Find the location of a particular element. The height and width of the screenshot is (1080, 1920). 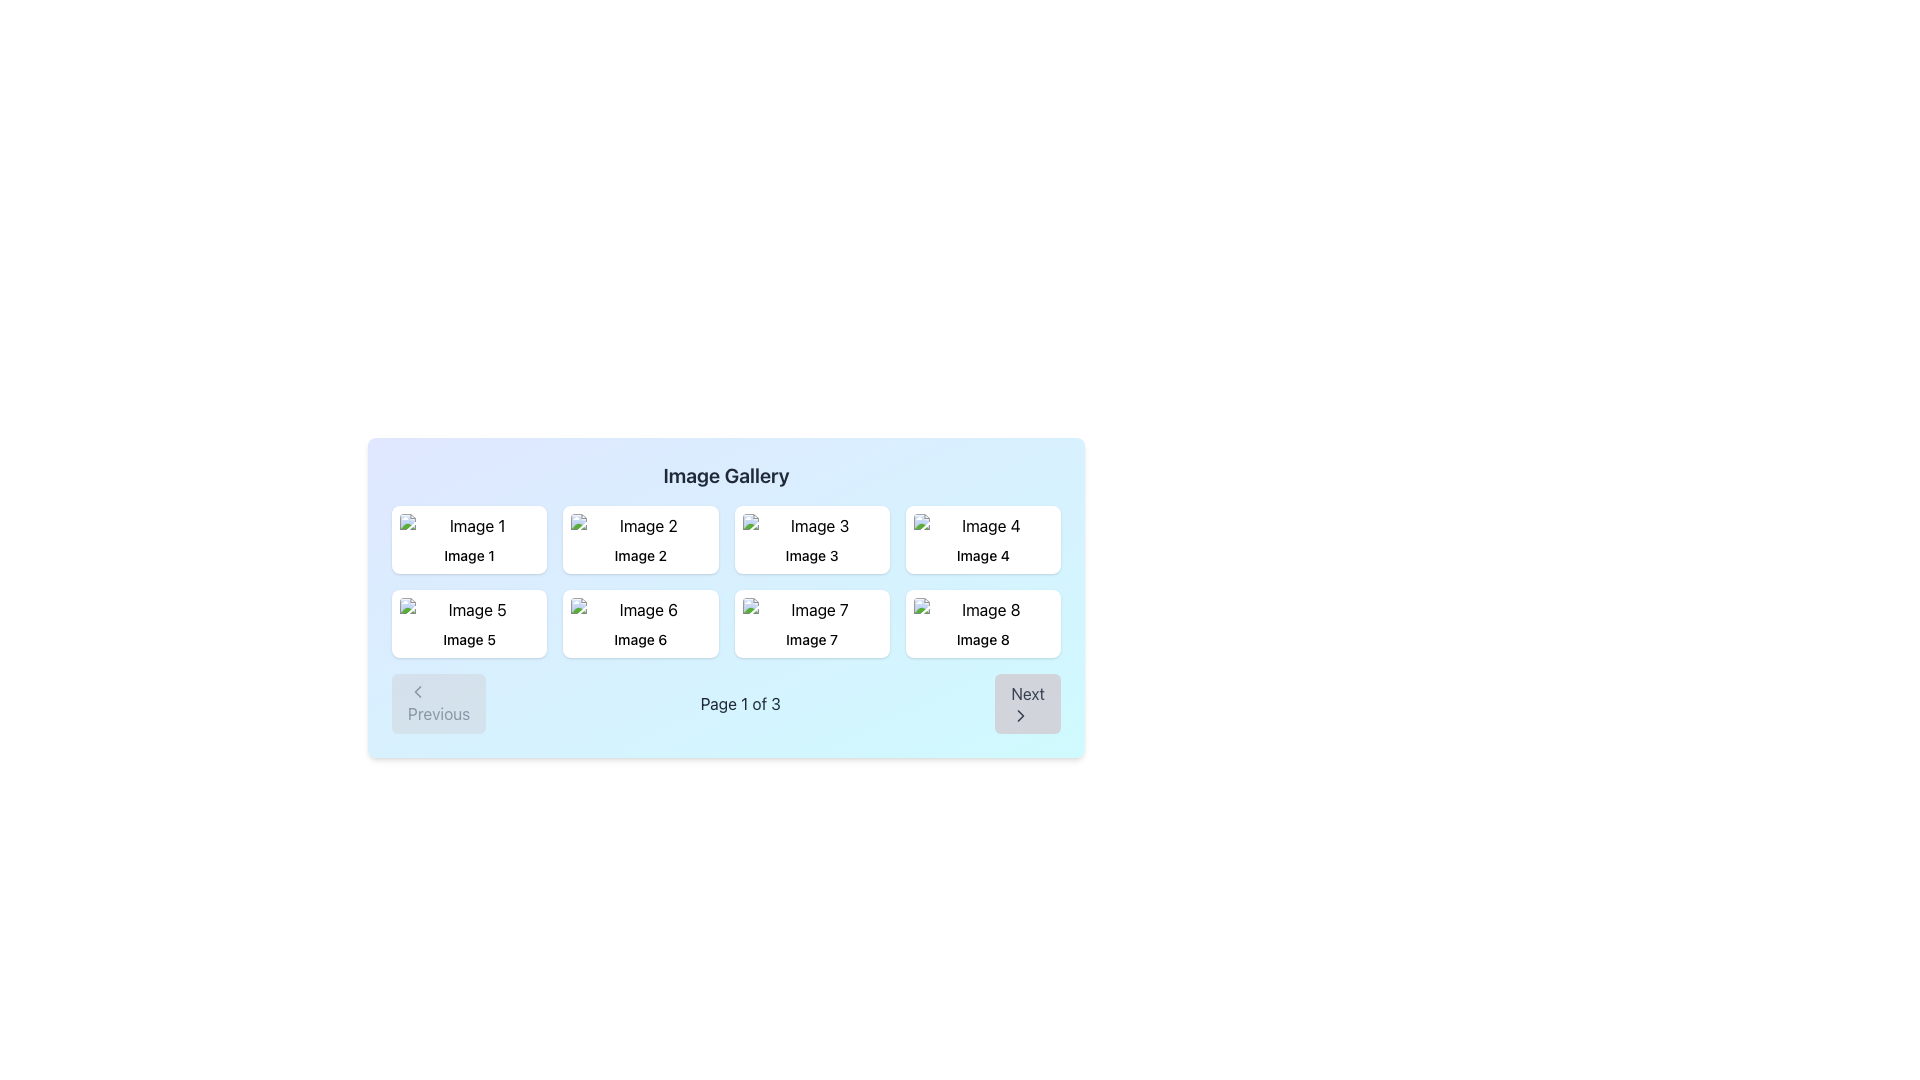

the Text label that describes the thumbnail image 'Image 1' located in the top-left corner of the gallery grid is located at coordinates (468, 555).